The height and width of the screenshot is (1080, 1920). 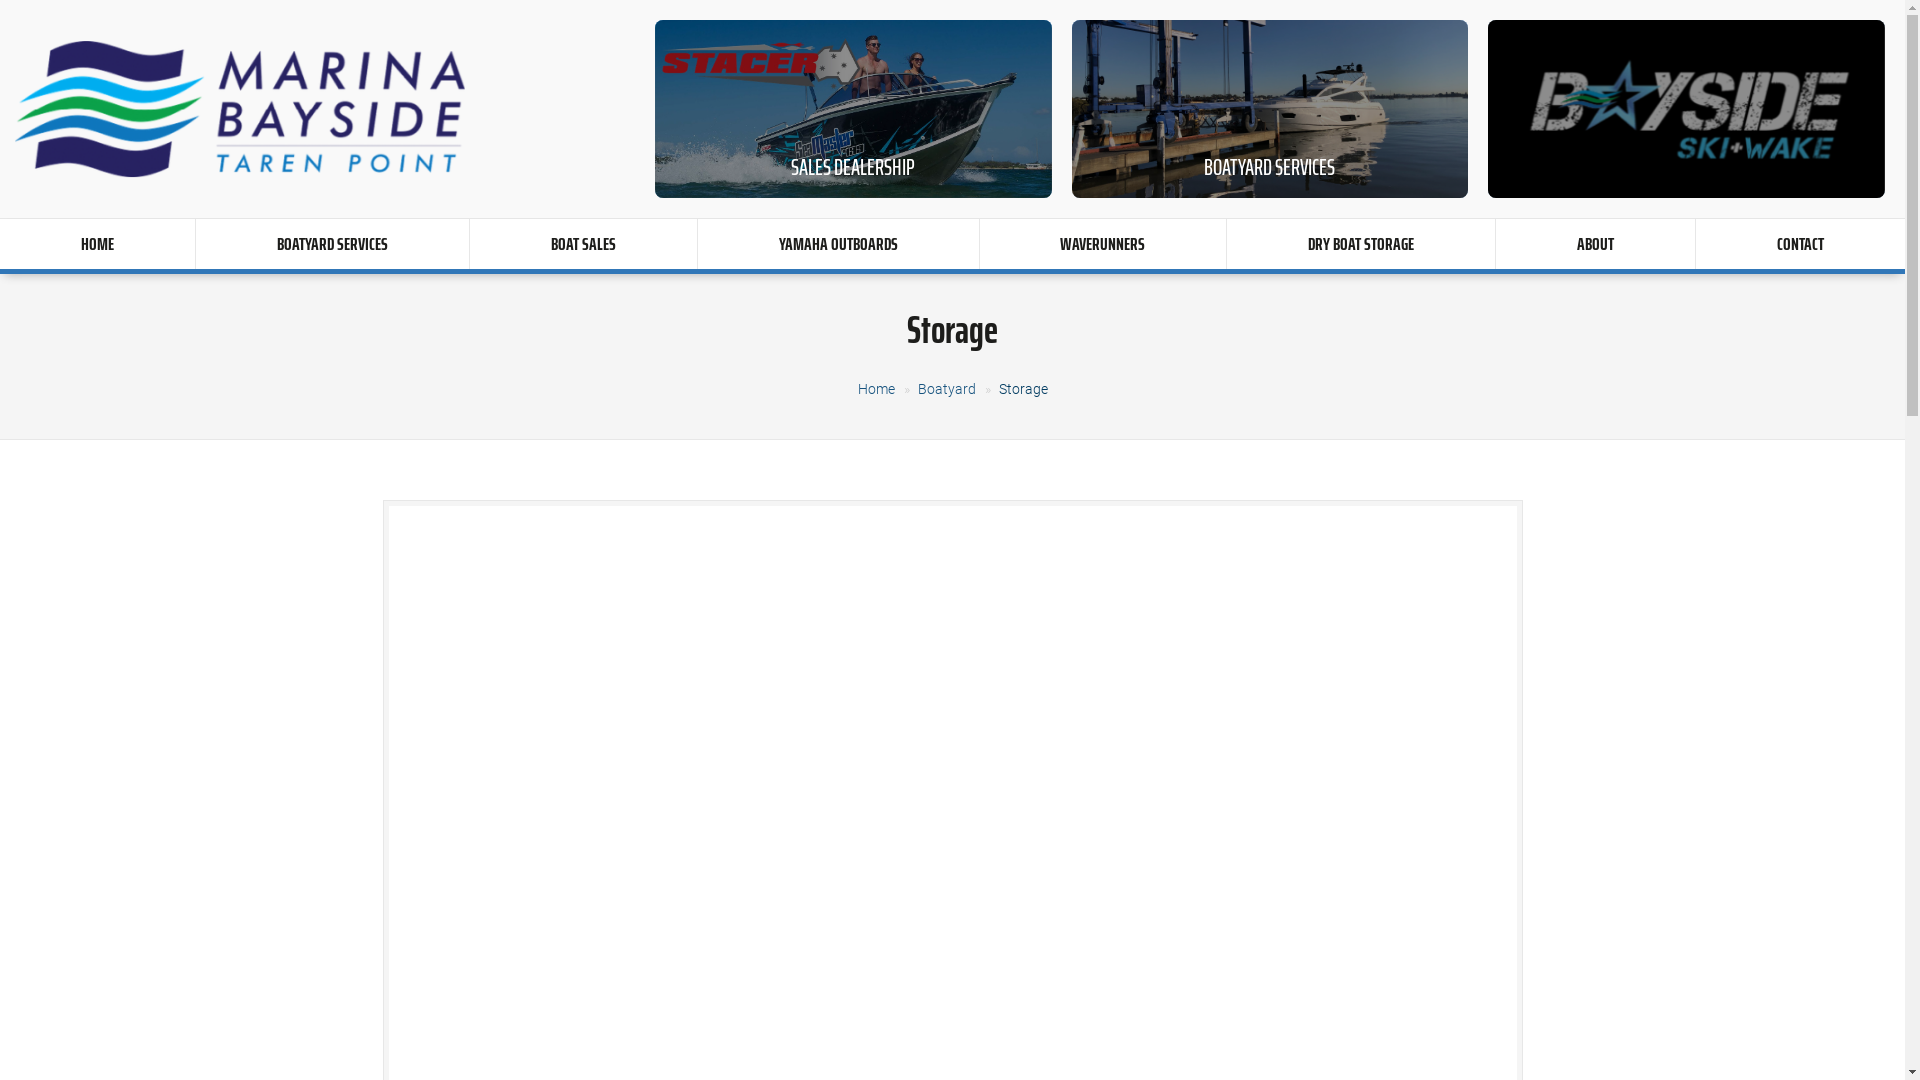 What do you see at coordinates (979, 242) in the screenshot?
I see `'WAVERUNNERS'` at bounding box center [979, 242].